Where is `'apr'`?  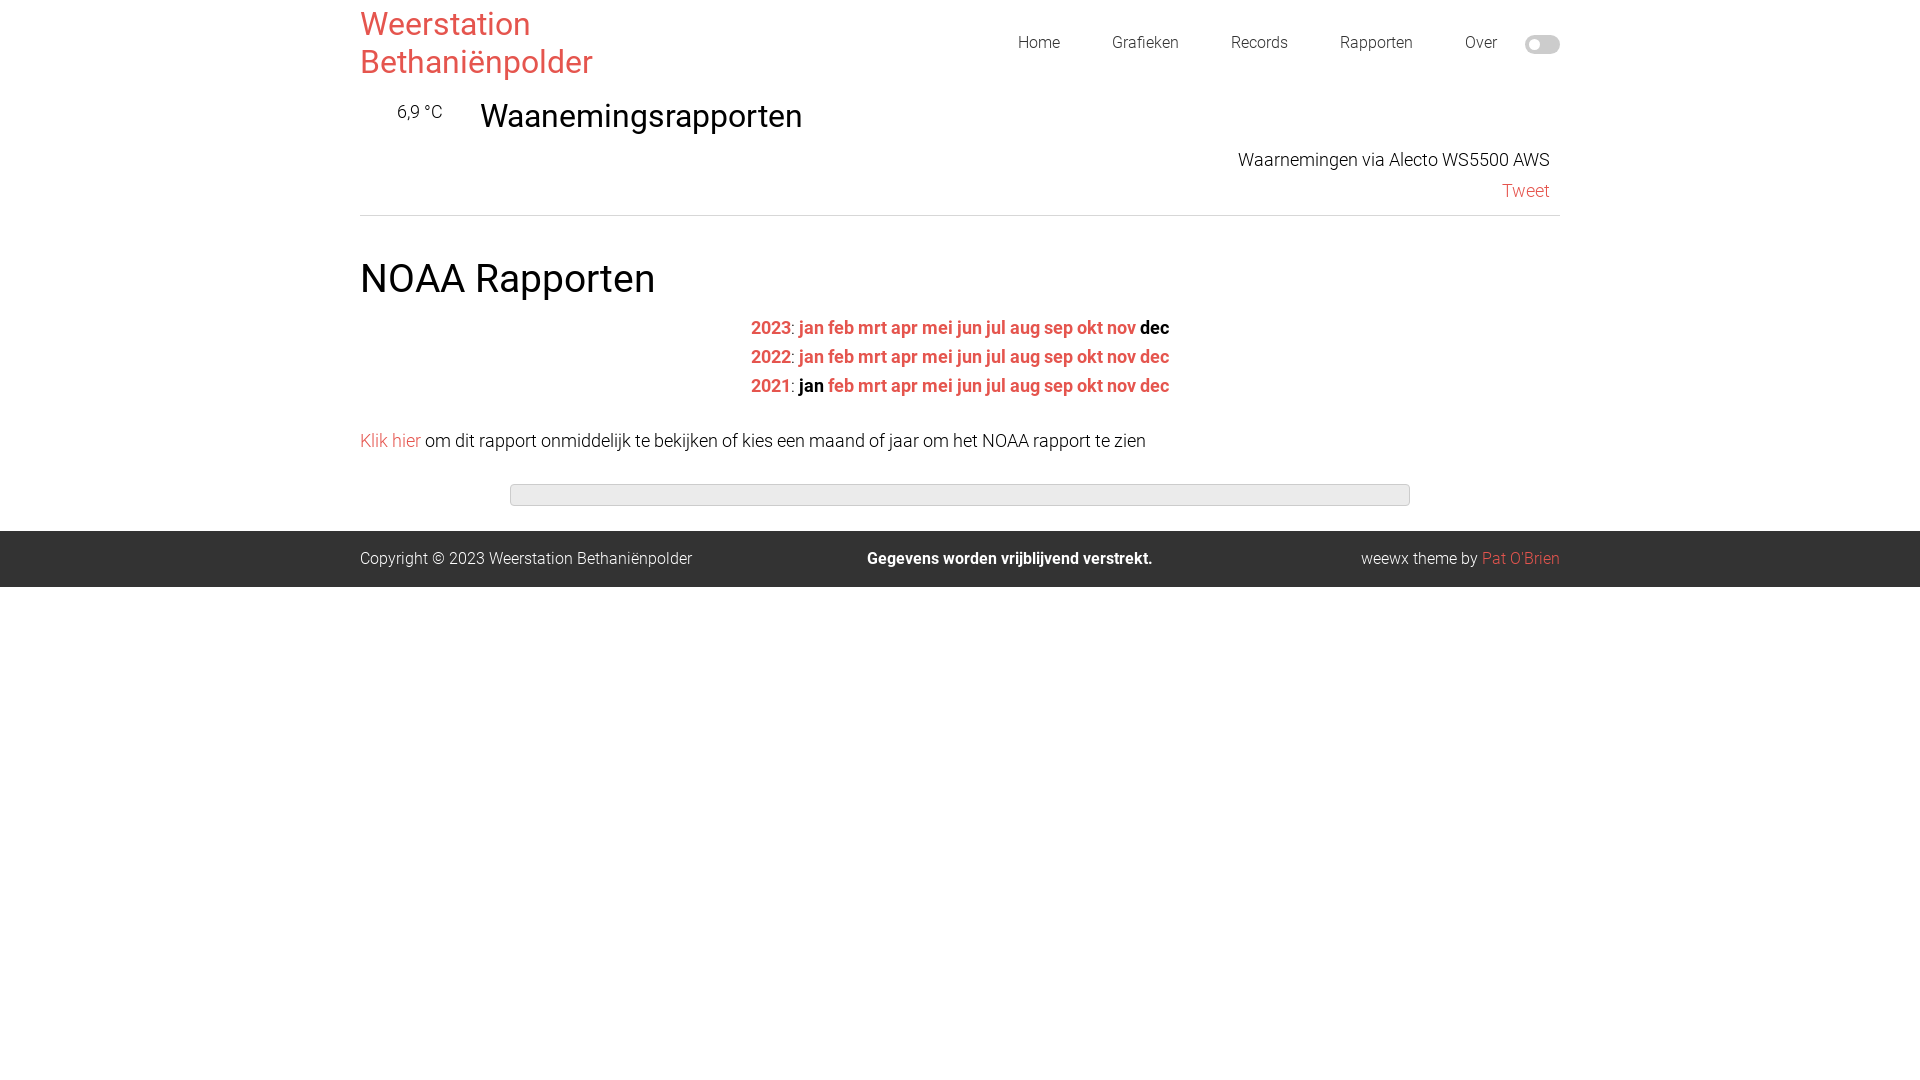
'apr' is located at coordinates (890, 326).